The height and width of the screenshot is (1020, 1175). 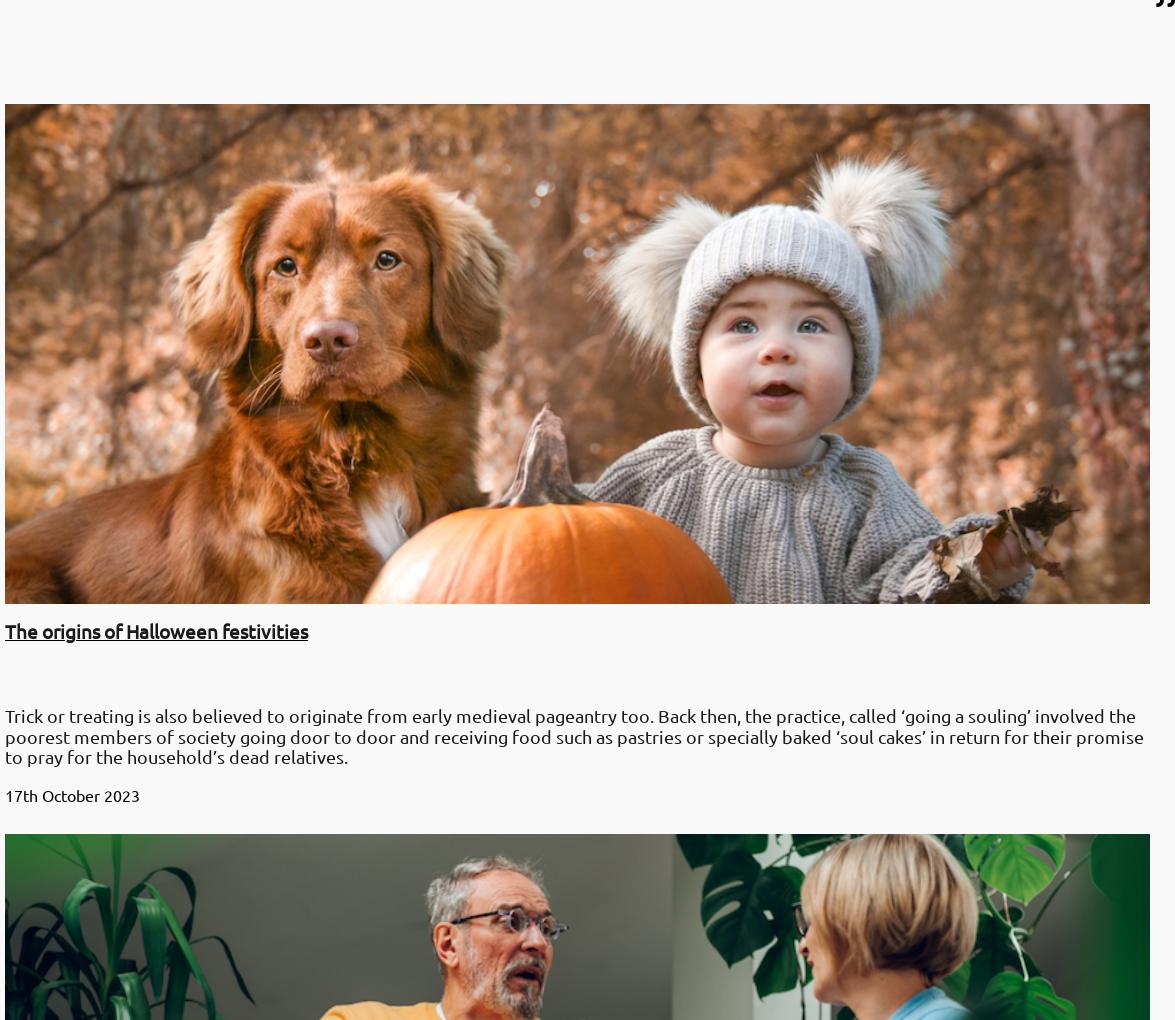 I want to click on 'Next »', so click(x=80, y=547).